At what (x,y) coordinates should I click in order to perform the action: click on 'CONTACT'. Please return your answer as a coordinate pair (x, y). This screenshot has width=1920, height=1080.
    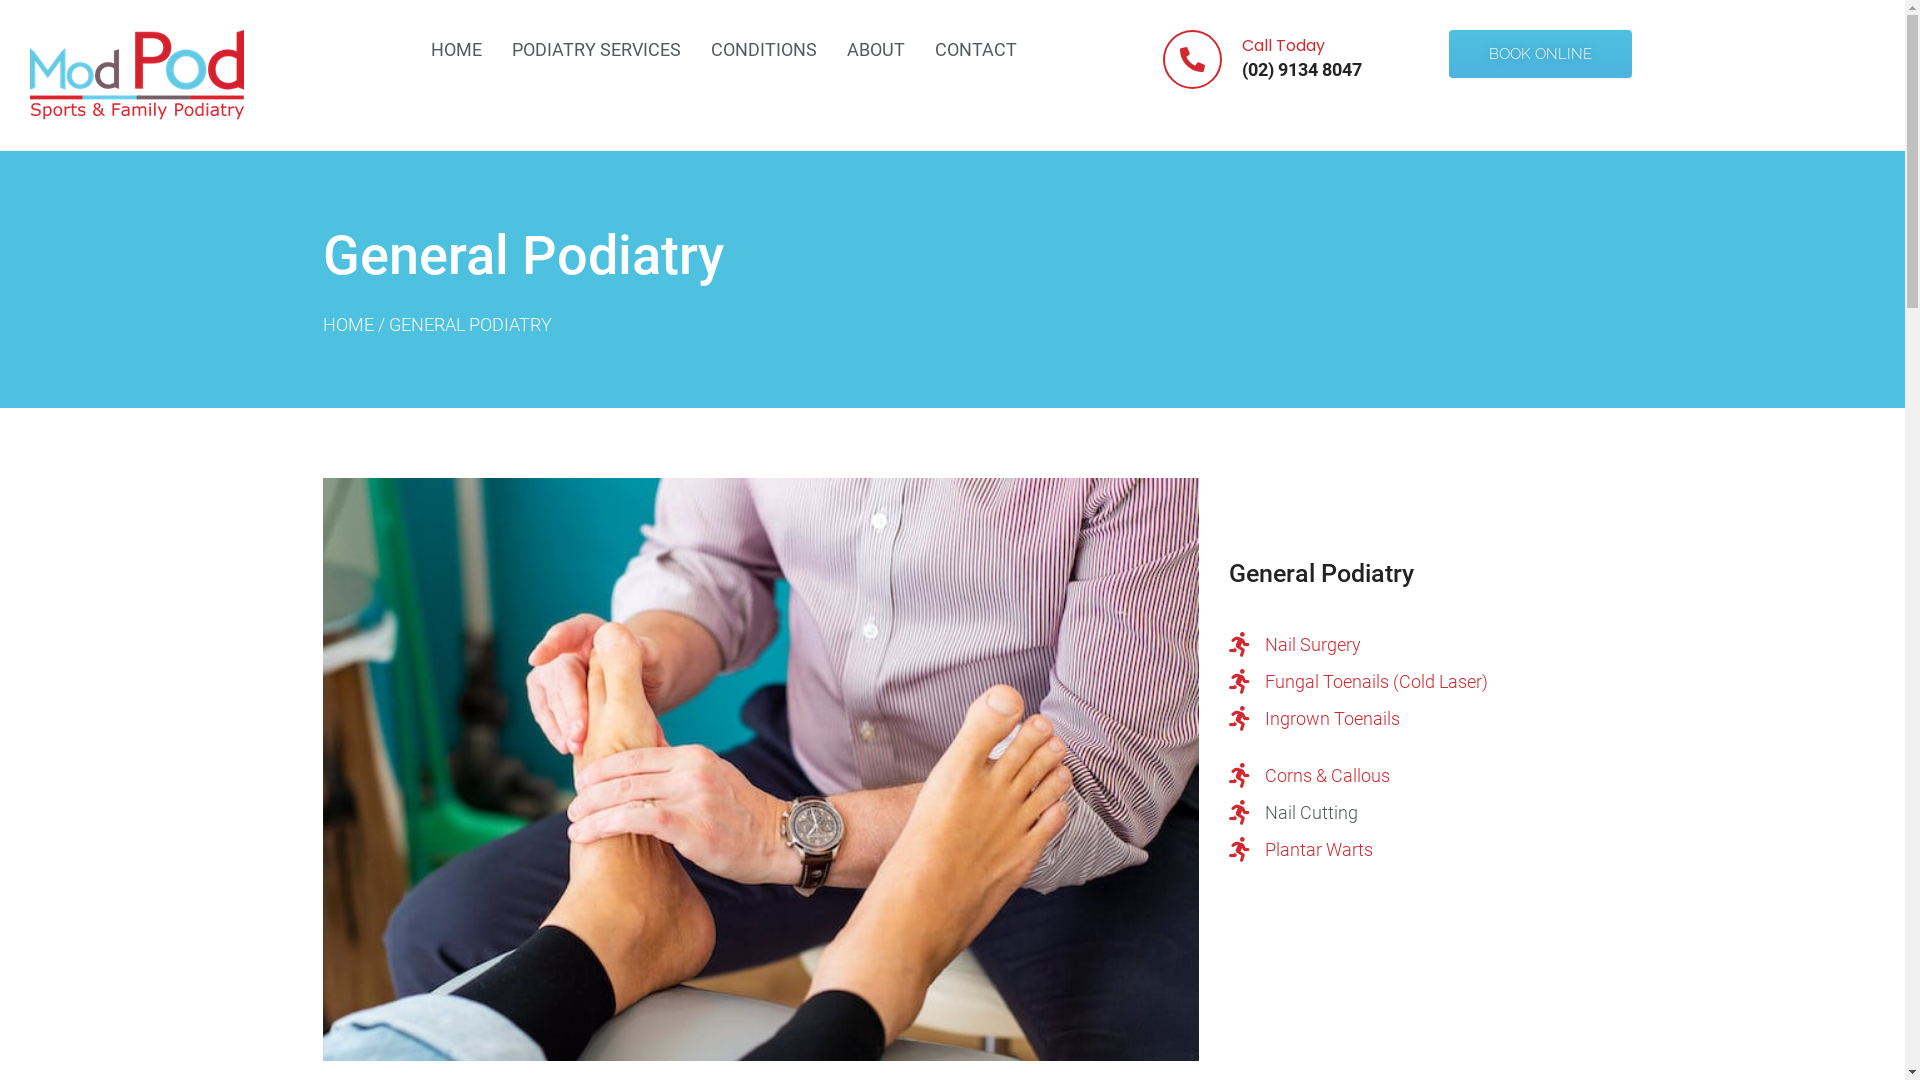
    Looking at the image, I should click on (975, 49).